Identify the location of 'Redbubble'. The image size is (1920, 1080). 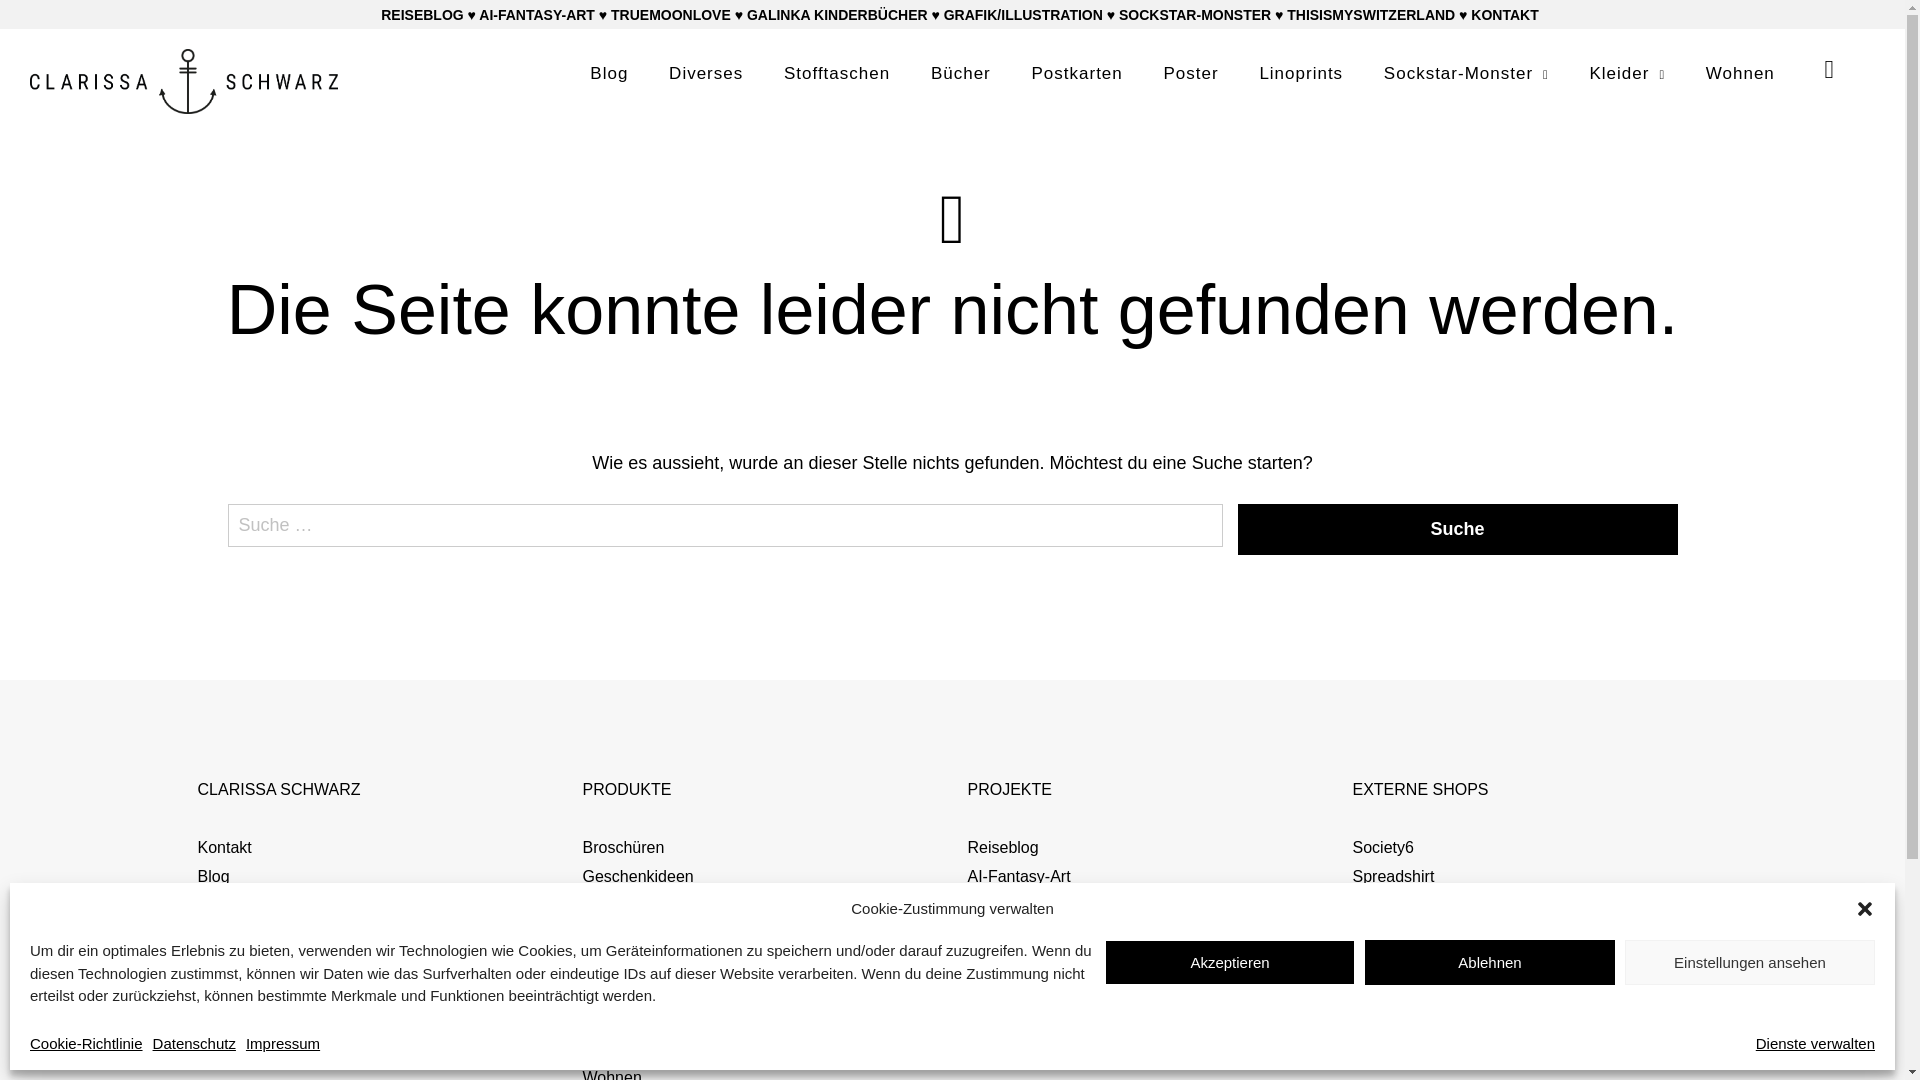
(1389, 904).